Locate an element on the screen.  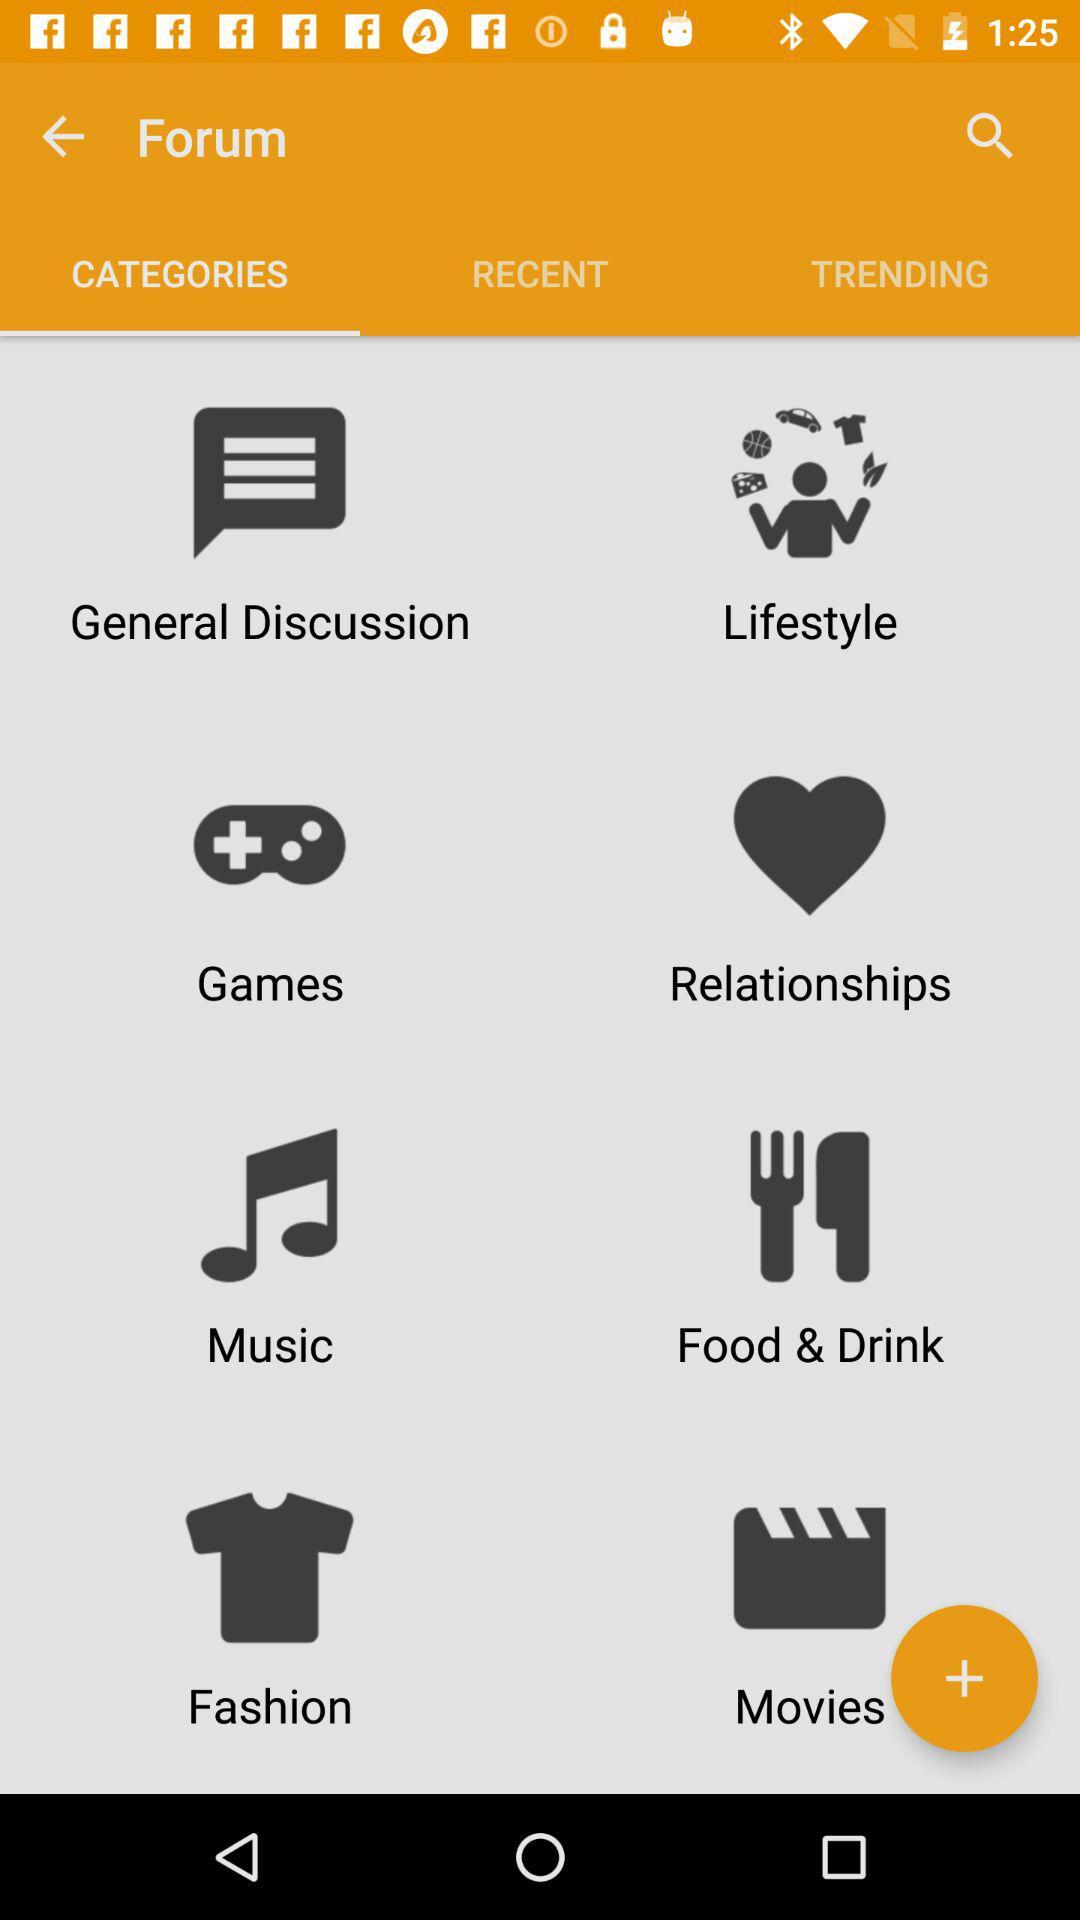
the icon next to fashion item is located at coordinates (963, 1678).